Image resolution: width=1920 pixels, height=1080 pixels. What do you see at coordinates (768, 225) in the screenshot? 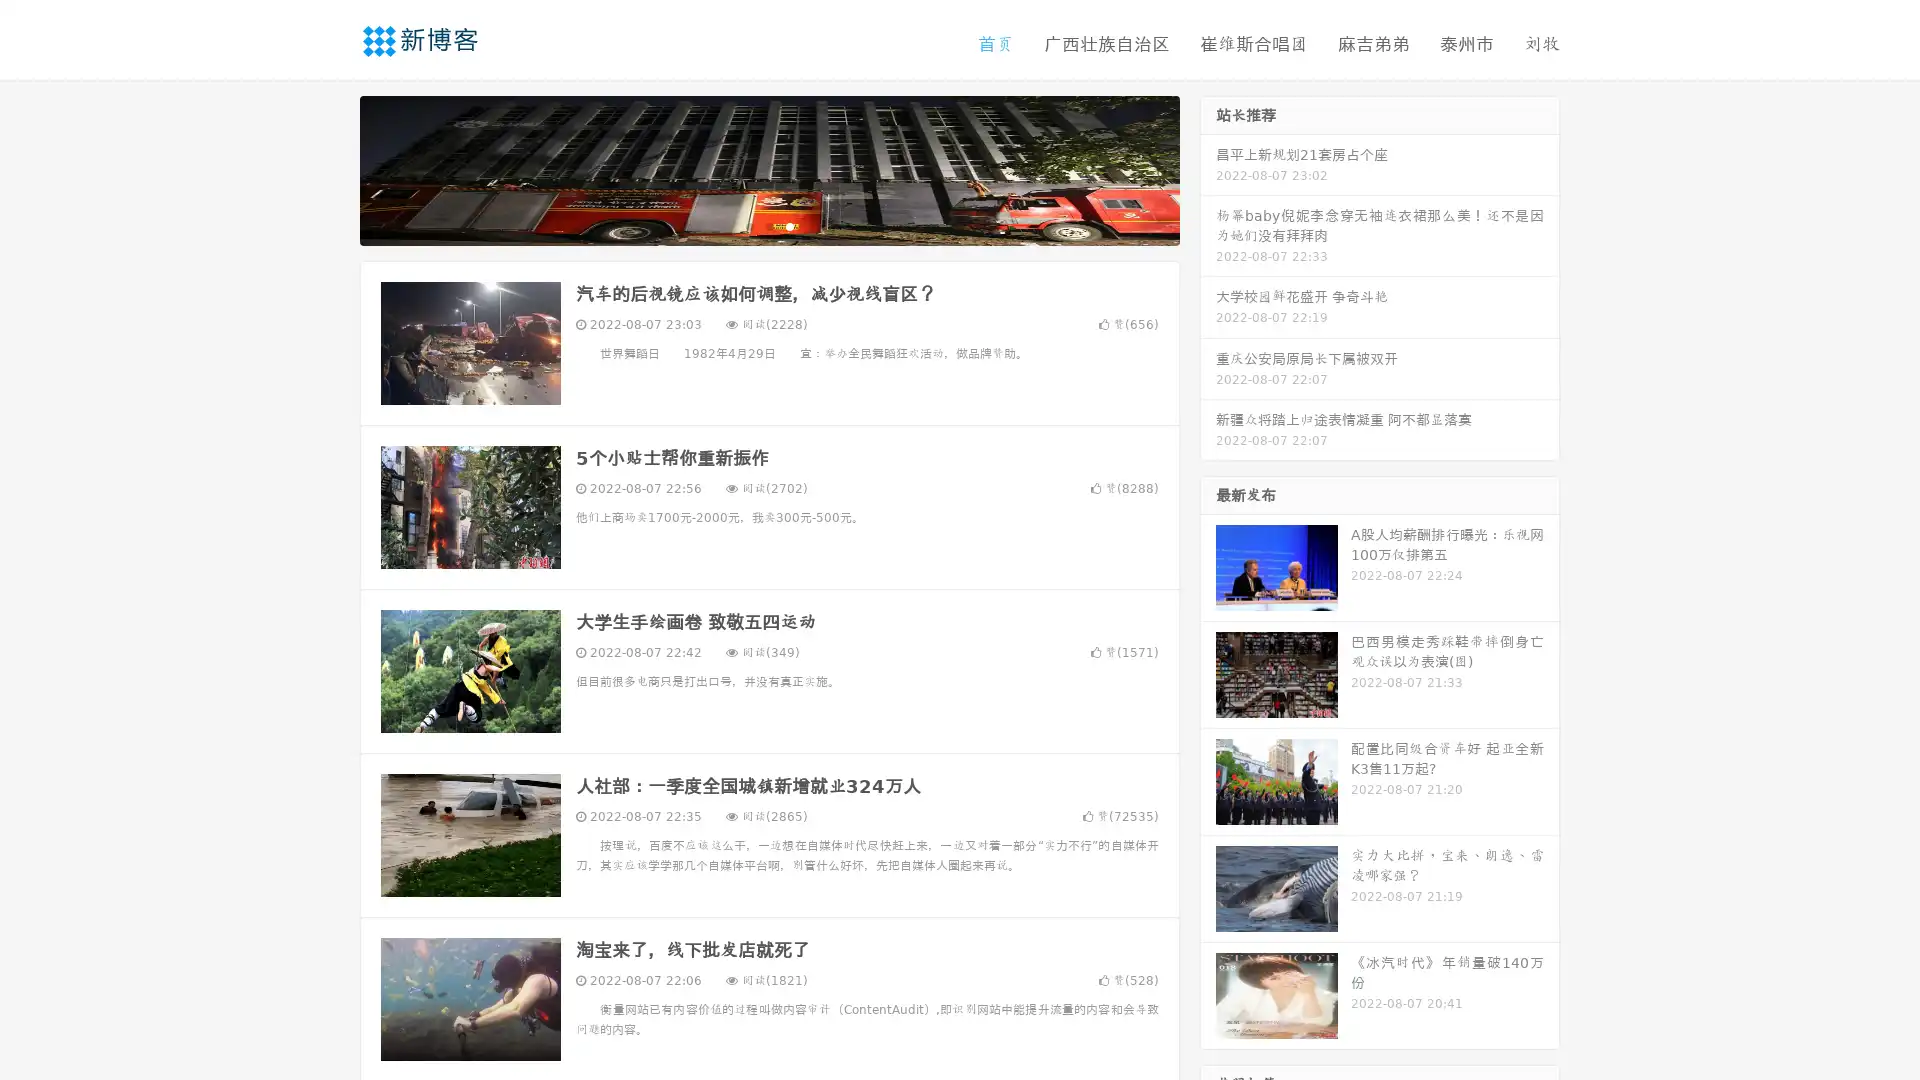
I see `Go to slide 2` at bounding box center [768, 225].